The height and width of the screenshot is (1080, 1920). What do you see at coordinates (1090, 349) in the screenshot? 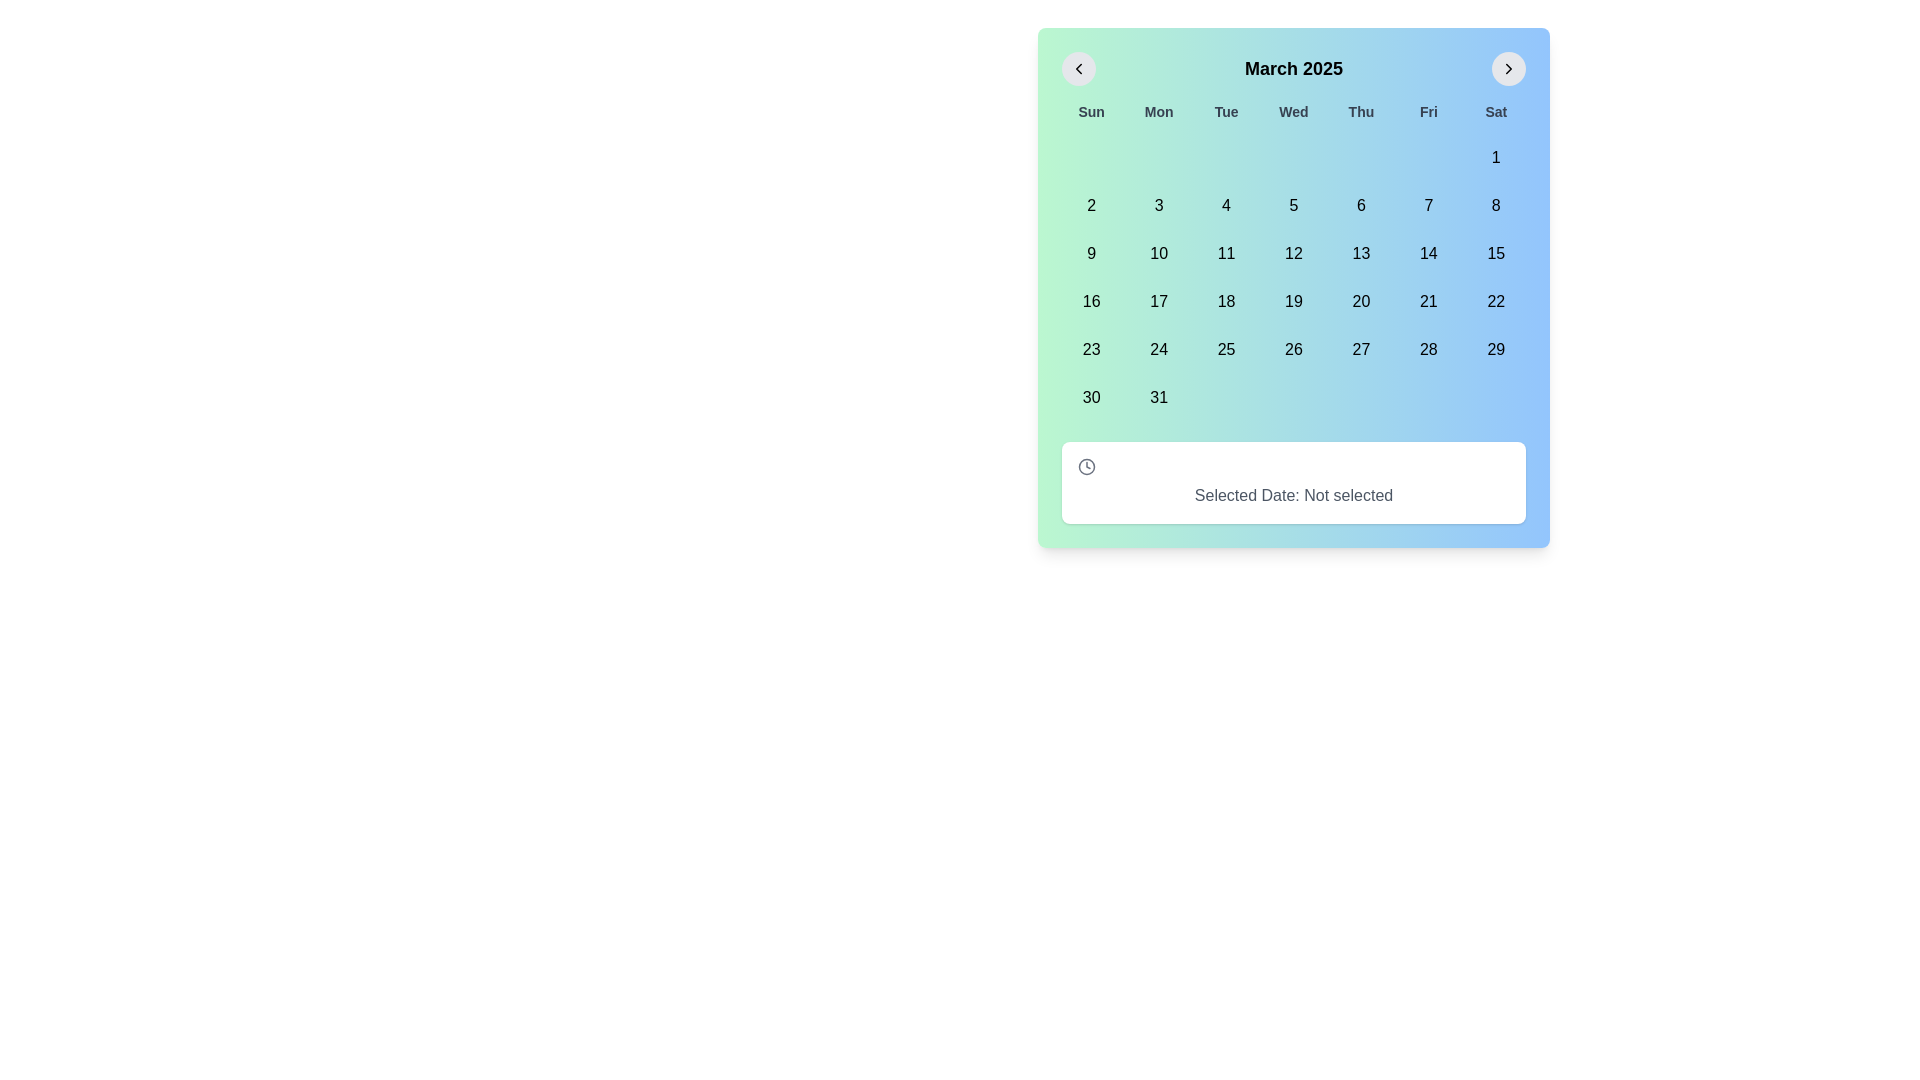
I see `the button representing the day '23' in the calendar view` at bounding box center [1090, 349].